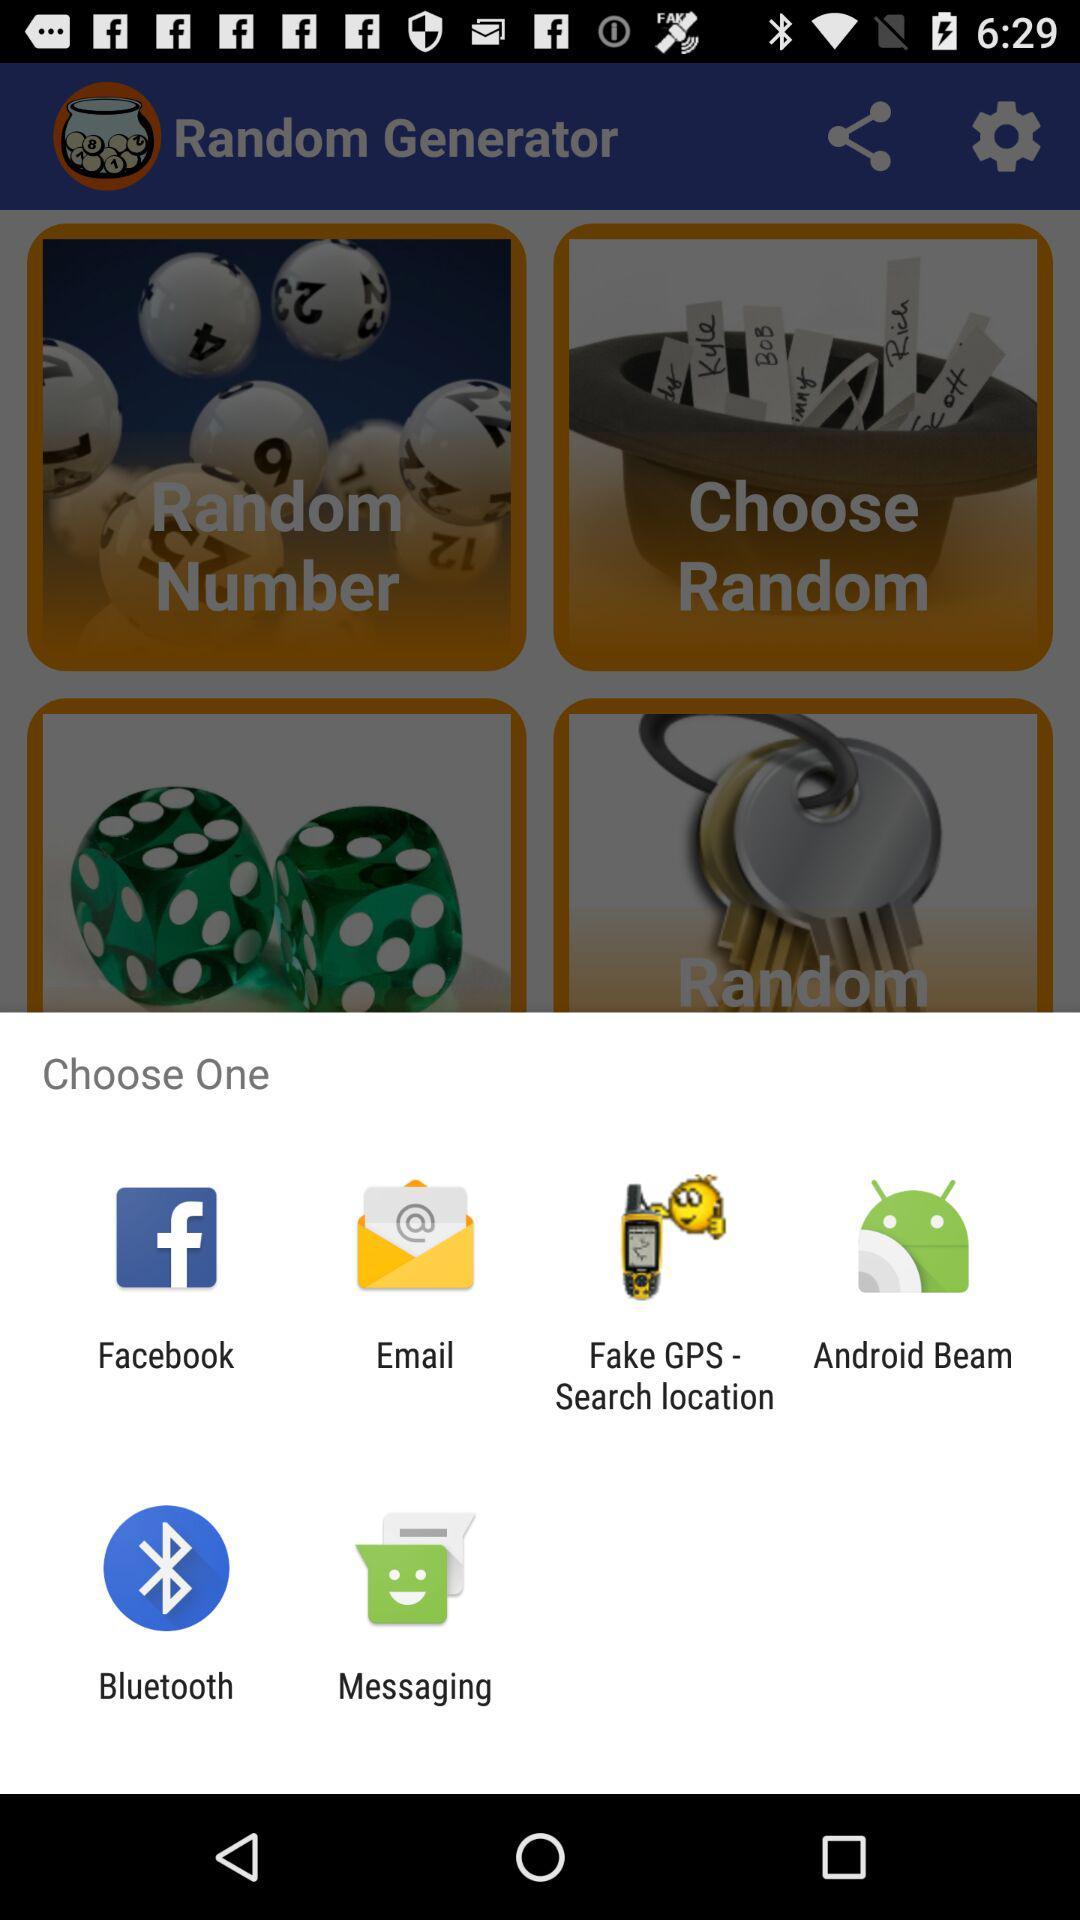 This screenshot has height=1920, width=1080. I want to click on the item next to messaging app, so click(165, 1705).